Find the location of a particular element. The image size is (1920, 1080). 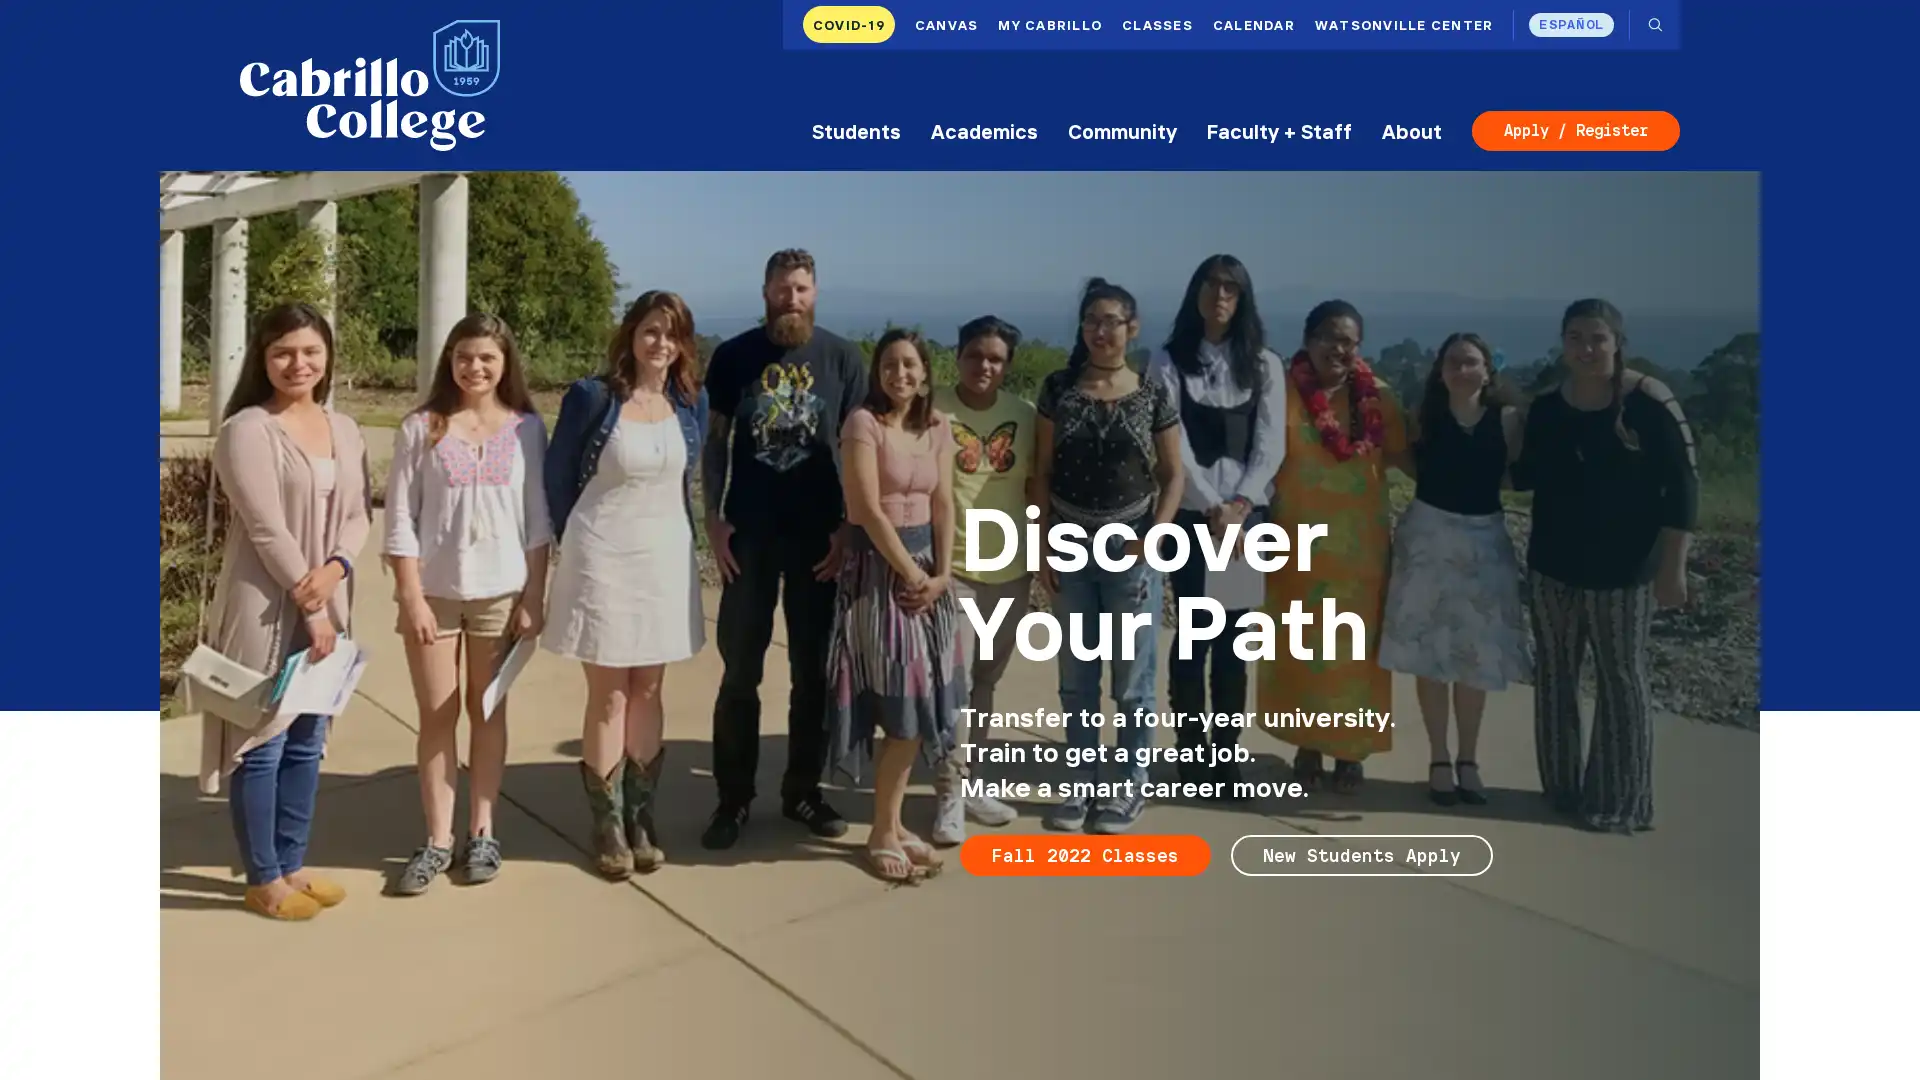

ESPANOL is located at coordinates (1570, 24).